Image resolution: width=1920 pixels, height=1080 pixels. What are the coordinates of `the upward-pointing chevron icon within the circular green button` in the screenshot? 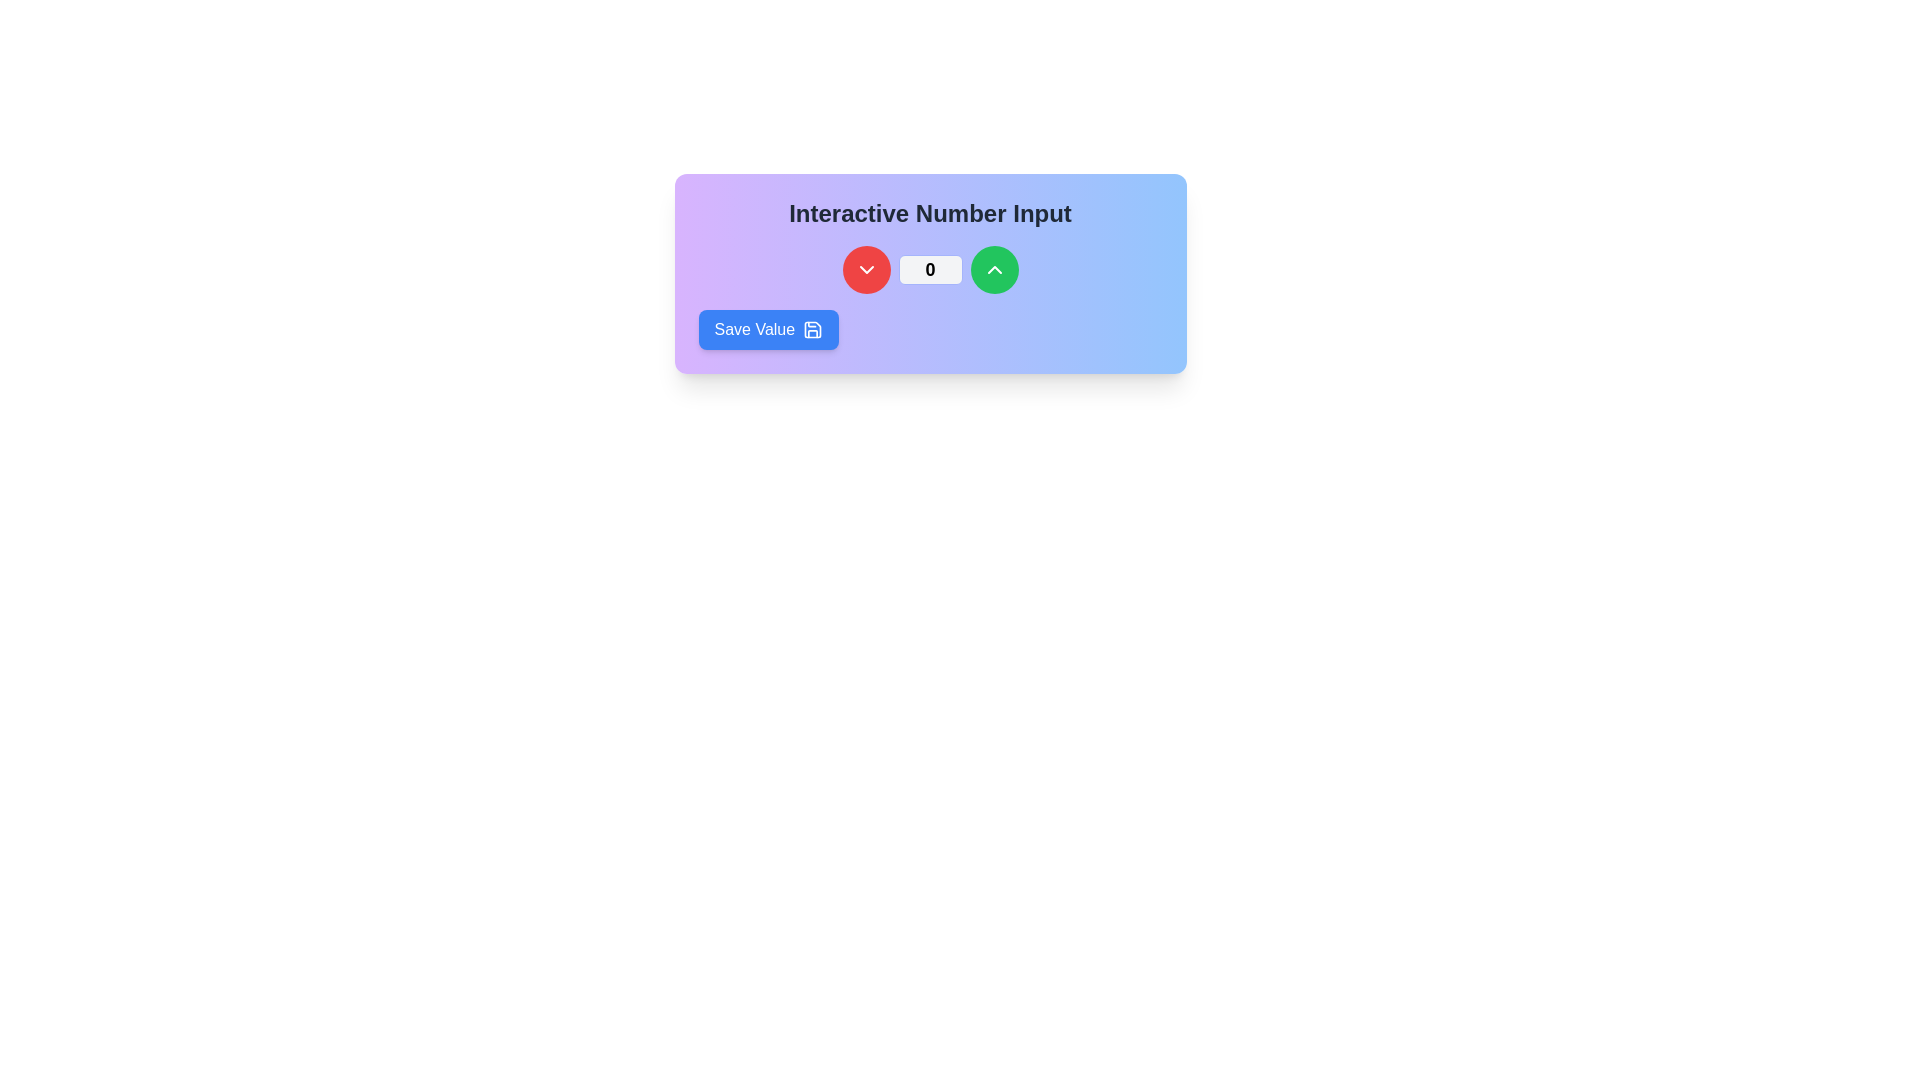 It's located at (994, 270).